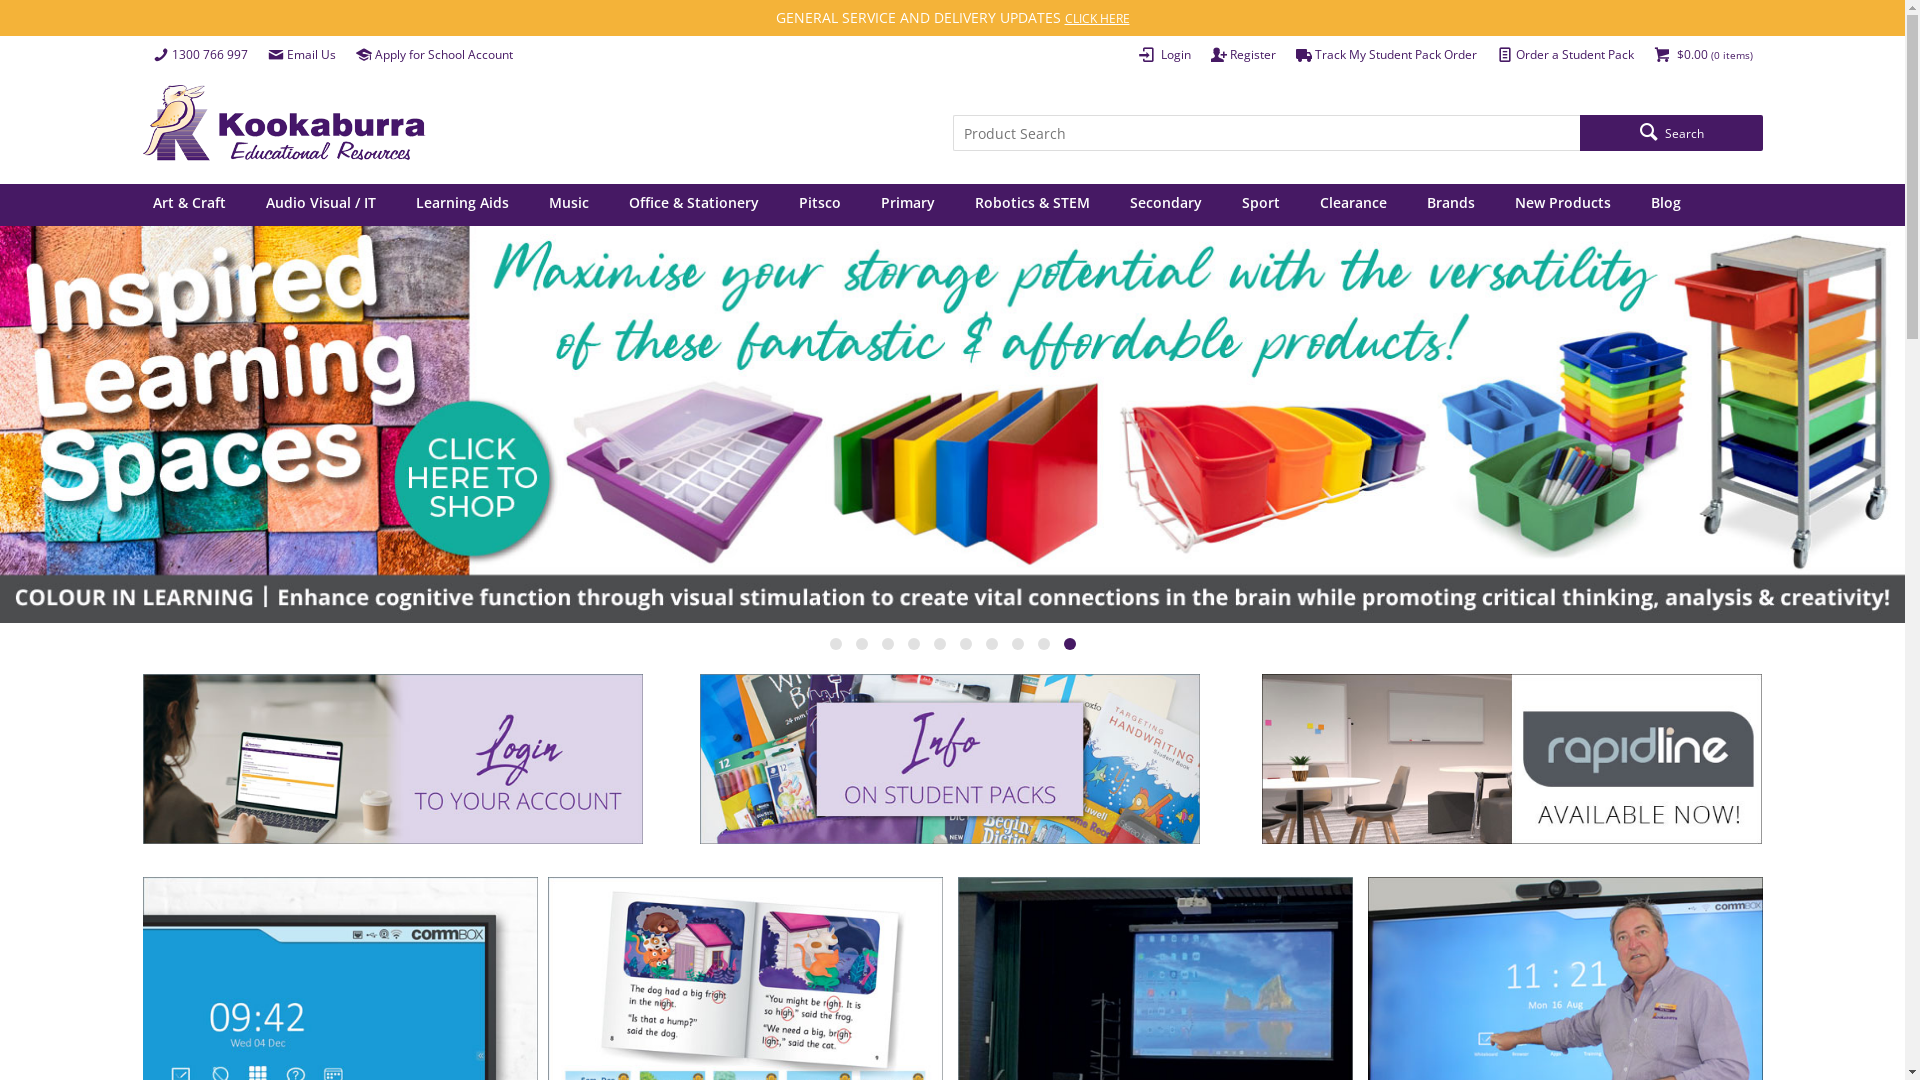 The width and height of the screenshot is (1920, 1080). I want to click on 'Track My Student Pack Order', so click(1385, 53).